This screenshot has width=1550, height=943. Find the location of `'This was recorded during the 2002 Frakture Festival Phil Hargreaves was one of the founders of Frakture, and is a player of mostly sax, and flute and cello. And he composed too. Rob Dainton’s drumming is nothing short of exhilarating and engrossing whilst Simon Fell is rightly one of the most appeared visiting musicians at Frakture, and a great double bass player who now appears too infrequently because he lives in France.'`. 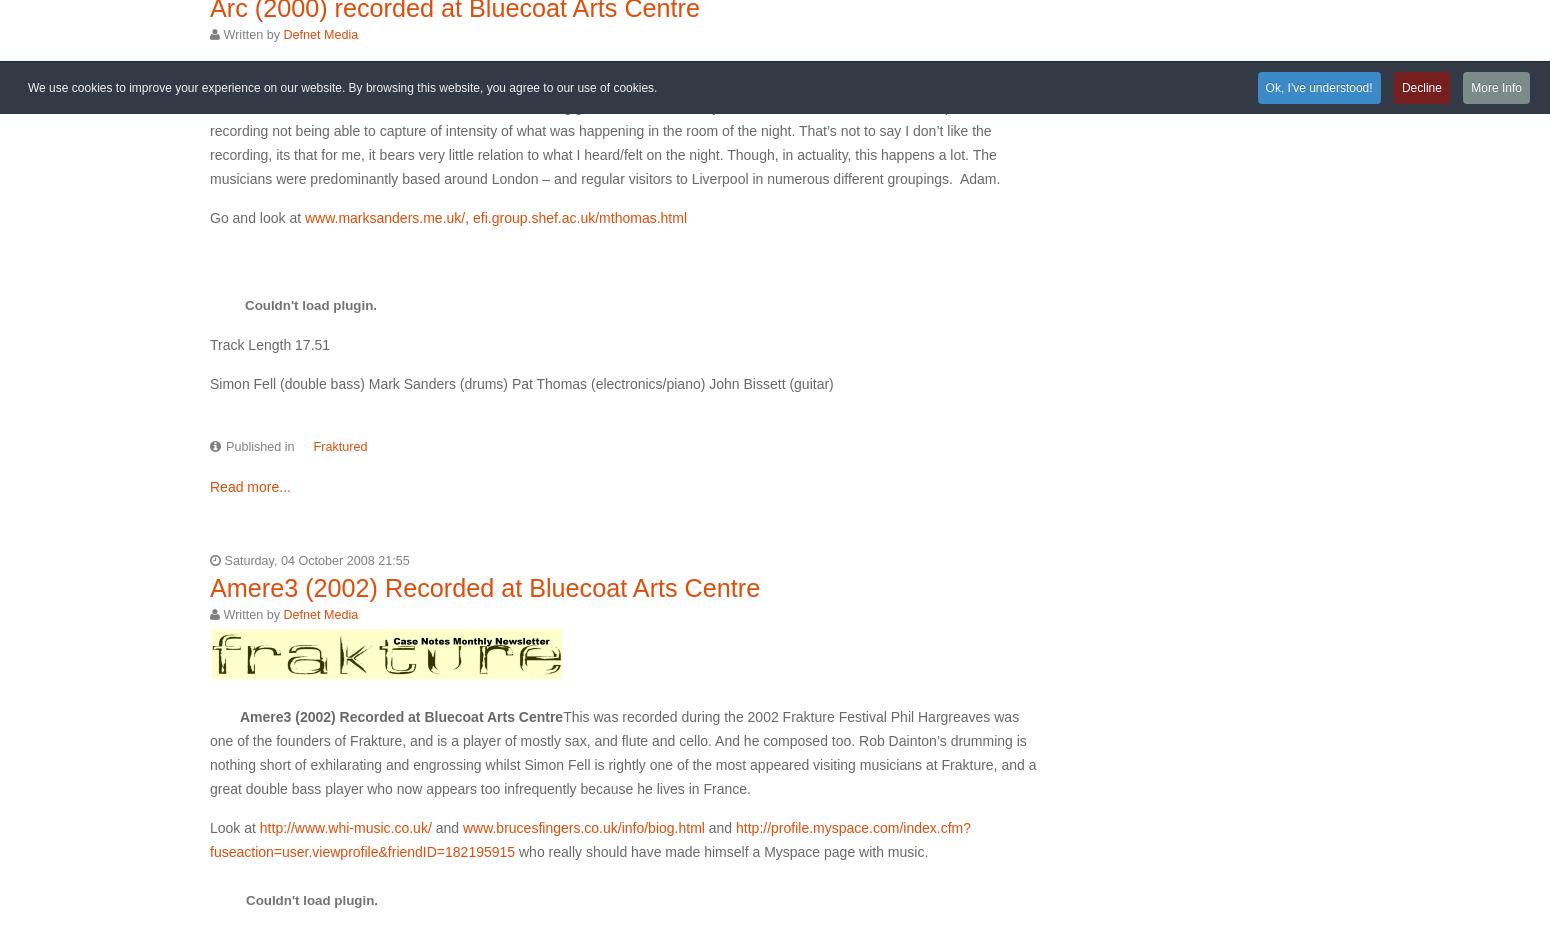

'This was recorded during the 2002 Frakture Festival Phil Hargreaves was one of the founders of Frakture, and is a player of mostly sax, and flute and cello. And he composed too. Rob Dainton’s drumming is nothing short of exhilarating and engrossing whilst Simon Fell is rightly one of the most appeared visiting musicians at Frakture, and a great double bass player who now appears too infrequently because he lives in France.' is located at coordinates (621, 752).